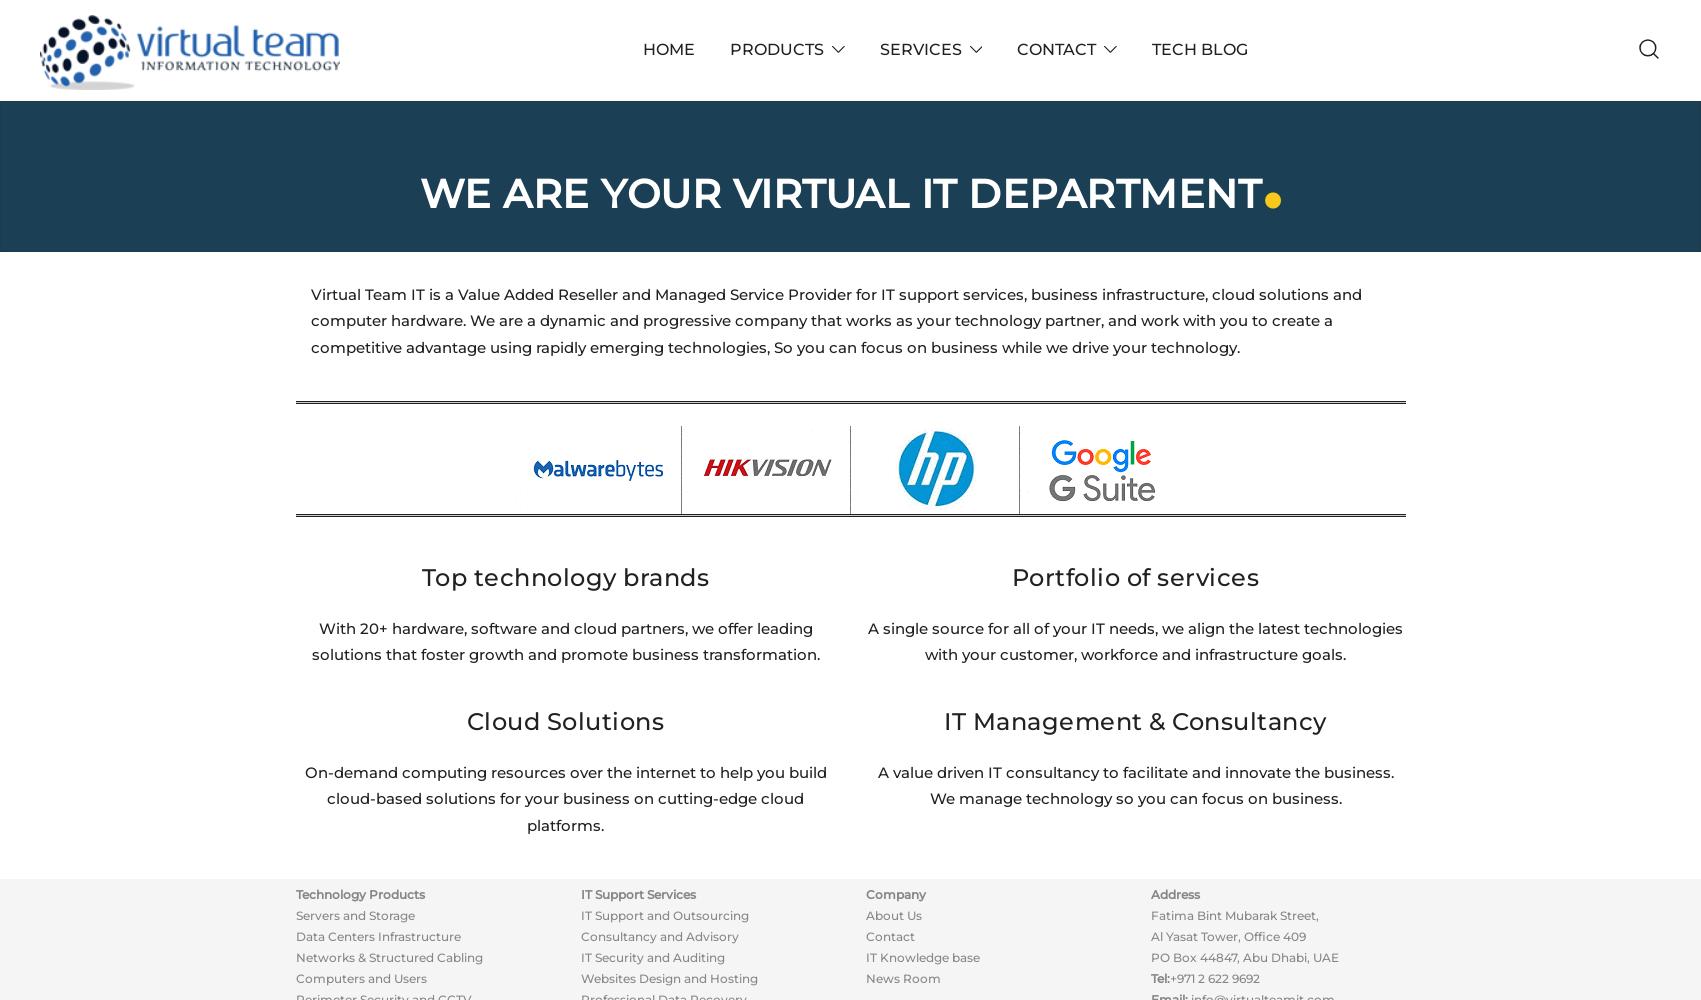 The height and width of the screenshot is (1000, 1701). Describe the element at coordinates (1234, 915) in the screenshot. I see `'Fatima Bint Mubarak Street,'` at that location.